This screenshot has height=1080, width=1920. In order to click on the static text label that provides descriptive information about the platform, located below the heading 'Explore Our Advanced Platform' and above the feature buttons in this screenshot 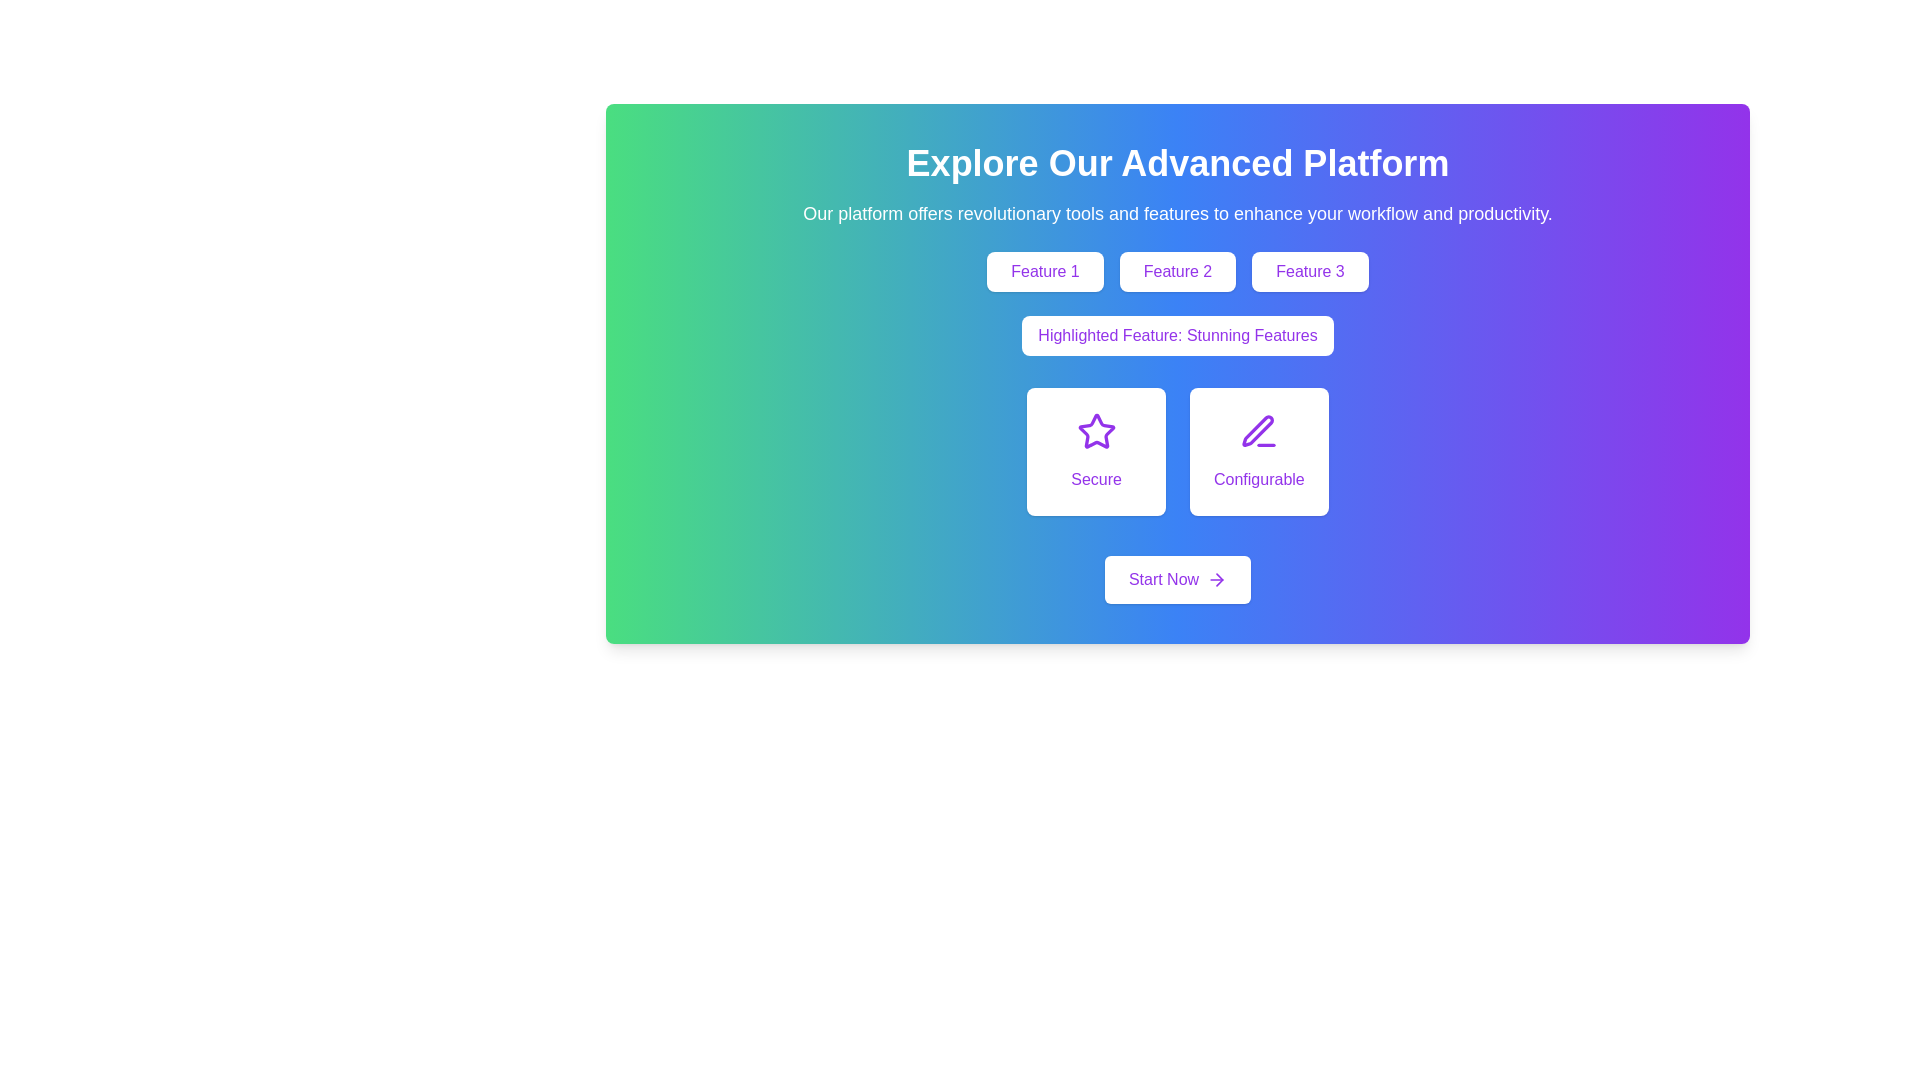, I will do `click(1177, 213)`.